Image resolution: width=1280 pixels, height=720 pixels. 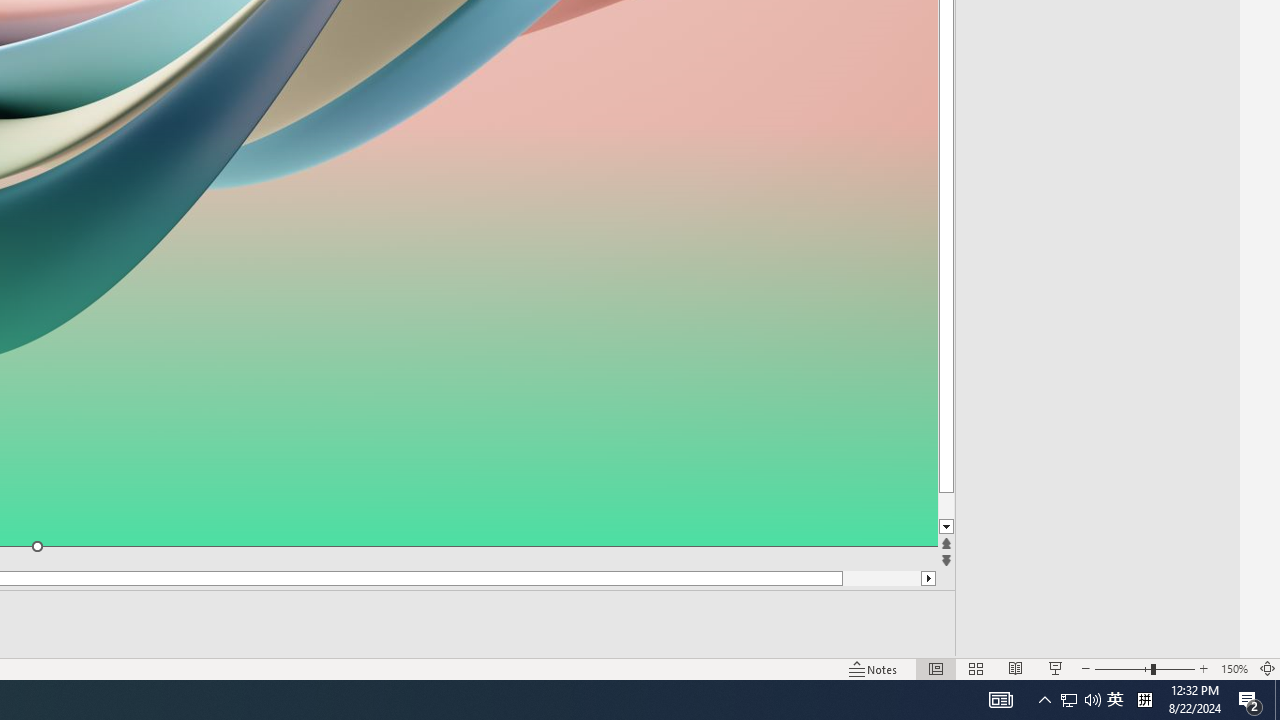 What do you see at coordinates (1122, 669) in the screenshot?
I see `'Zoom Out'` at bounding box center [1122, 669].